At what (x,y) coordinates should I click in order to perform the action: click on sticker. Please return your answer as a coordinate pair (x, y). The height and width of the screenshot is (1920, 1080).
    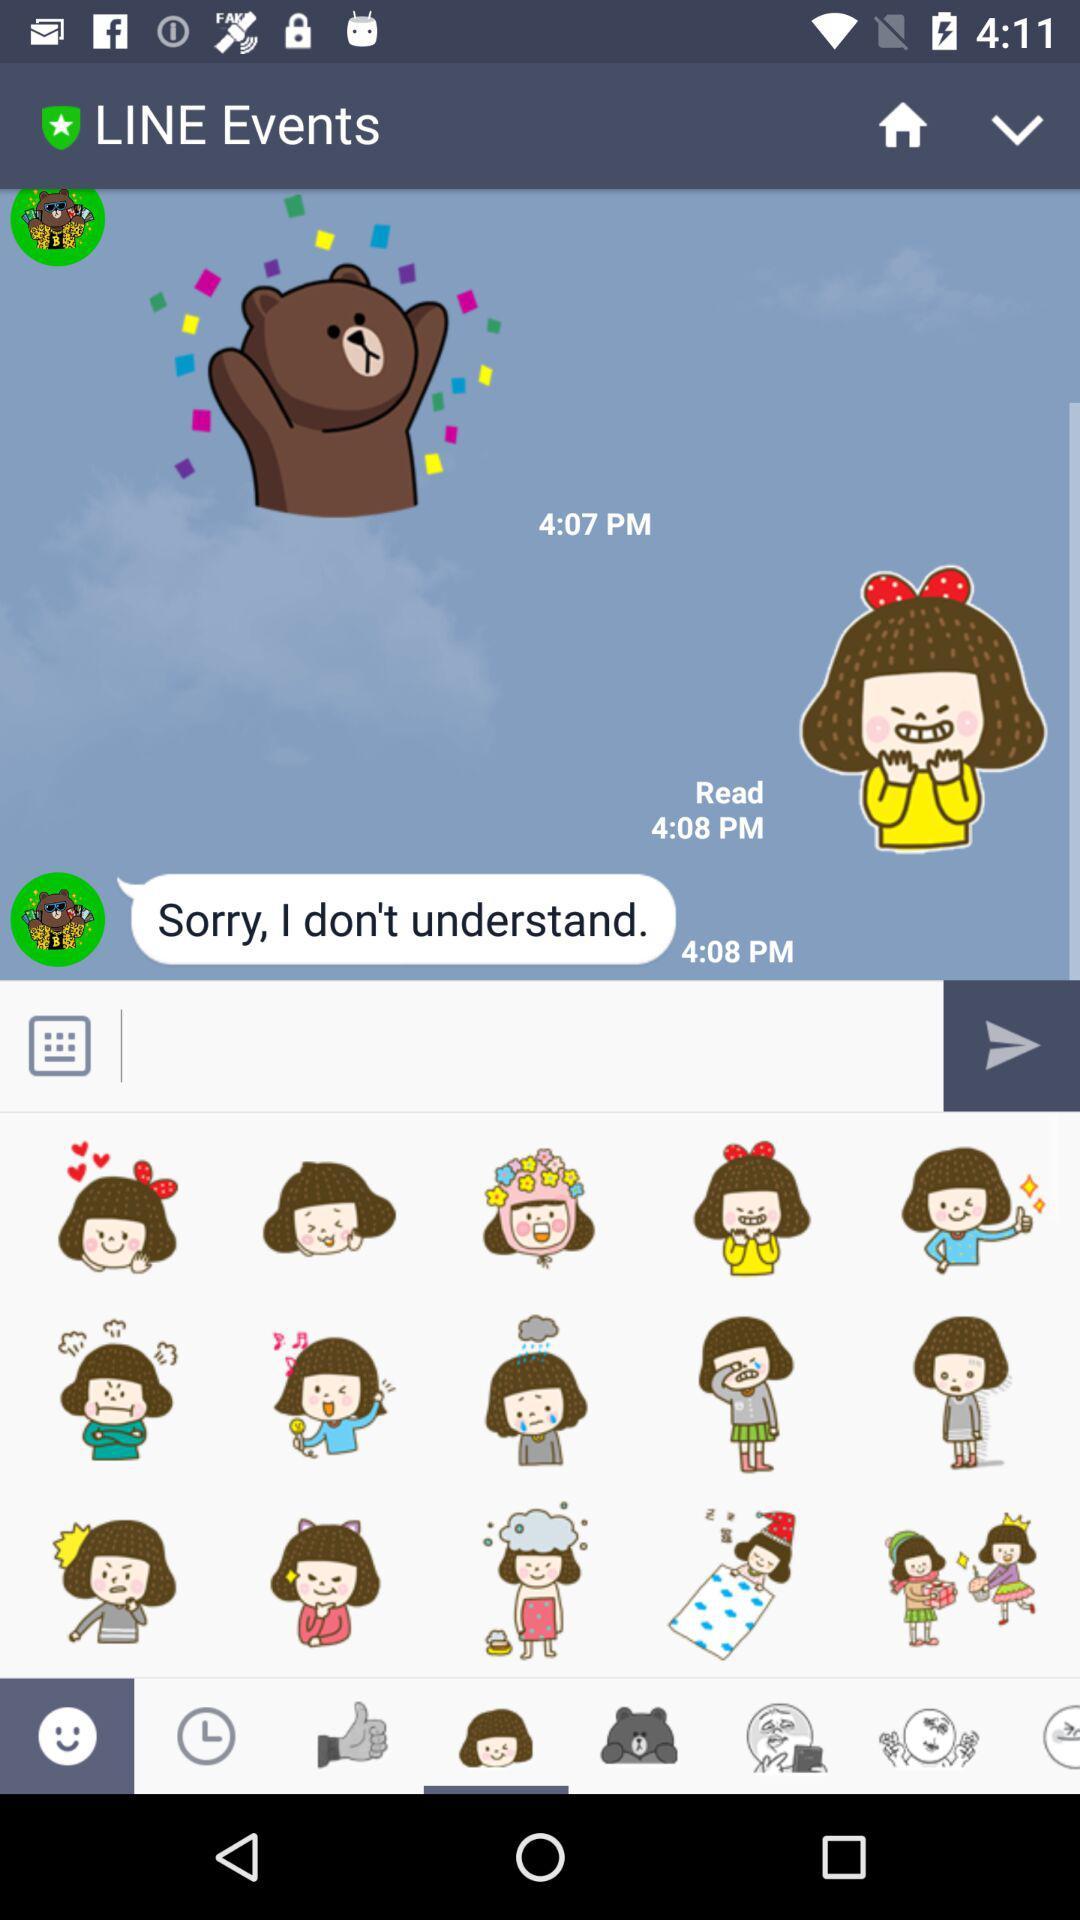
    Looking at the image, I should click on (326, 365).